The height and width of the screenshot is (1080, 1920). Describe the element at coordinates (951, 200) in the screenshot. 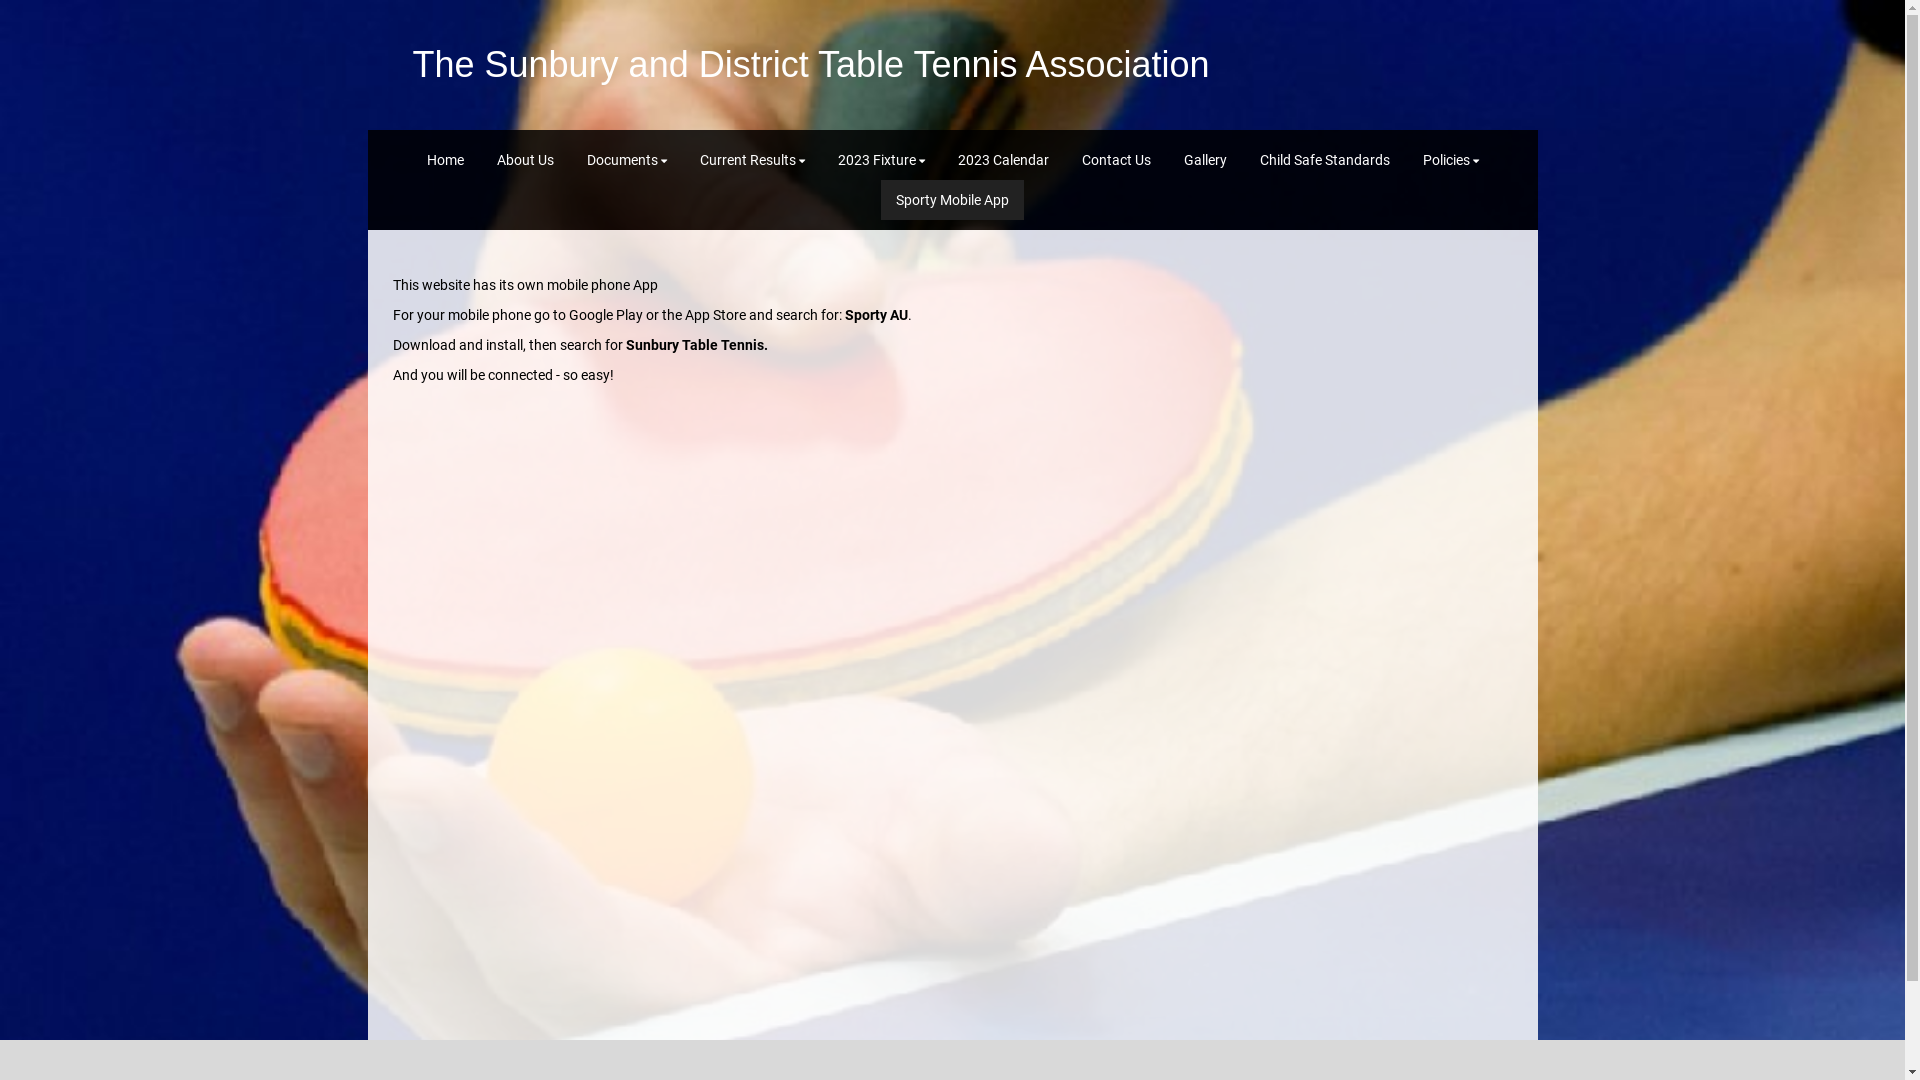

I see `'Sporty Mobile App'` at that location.